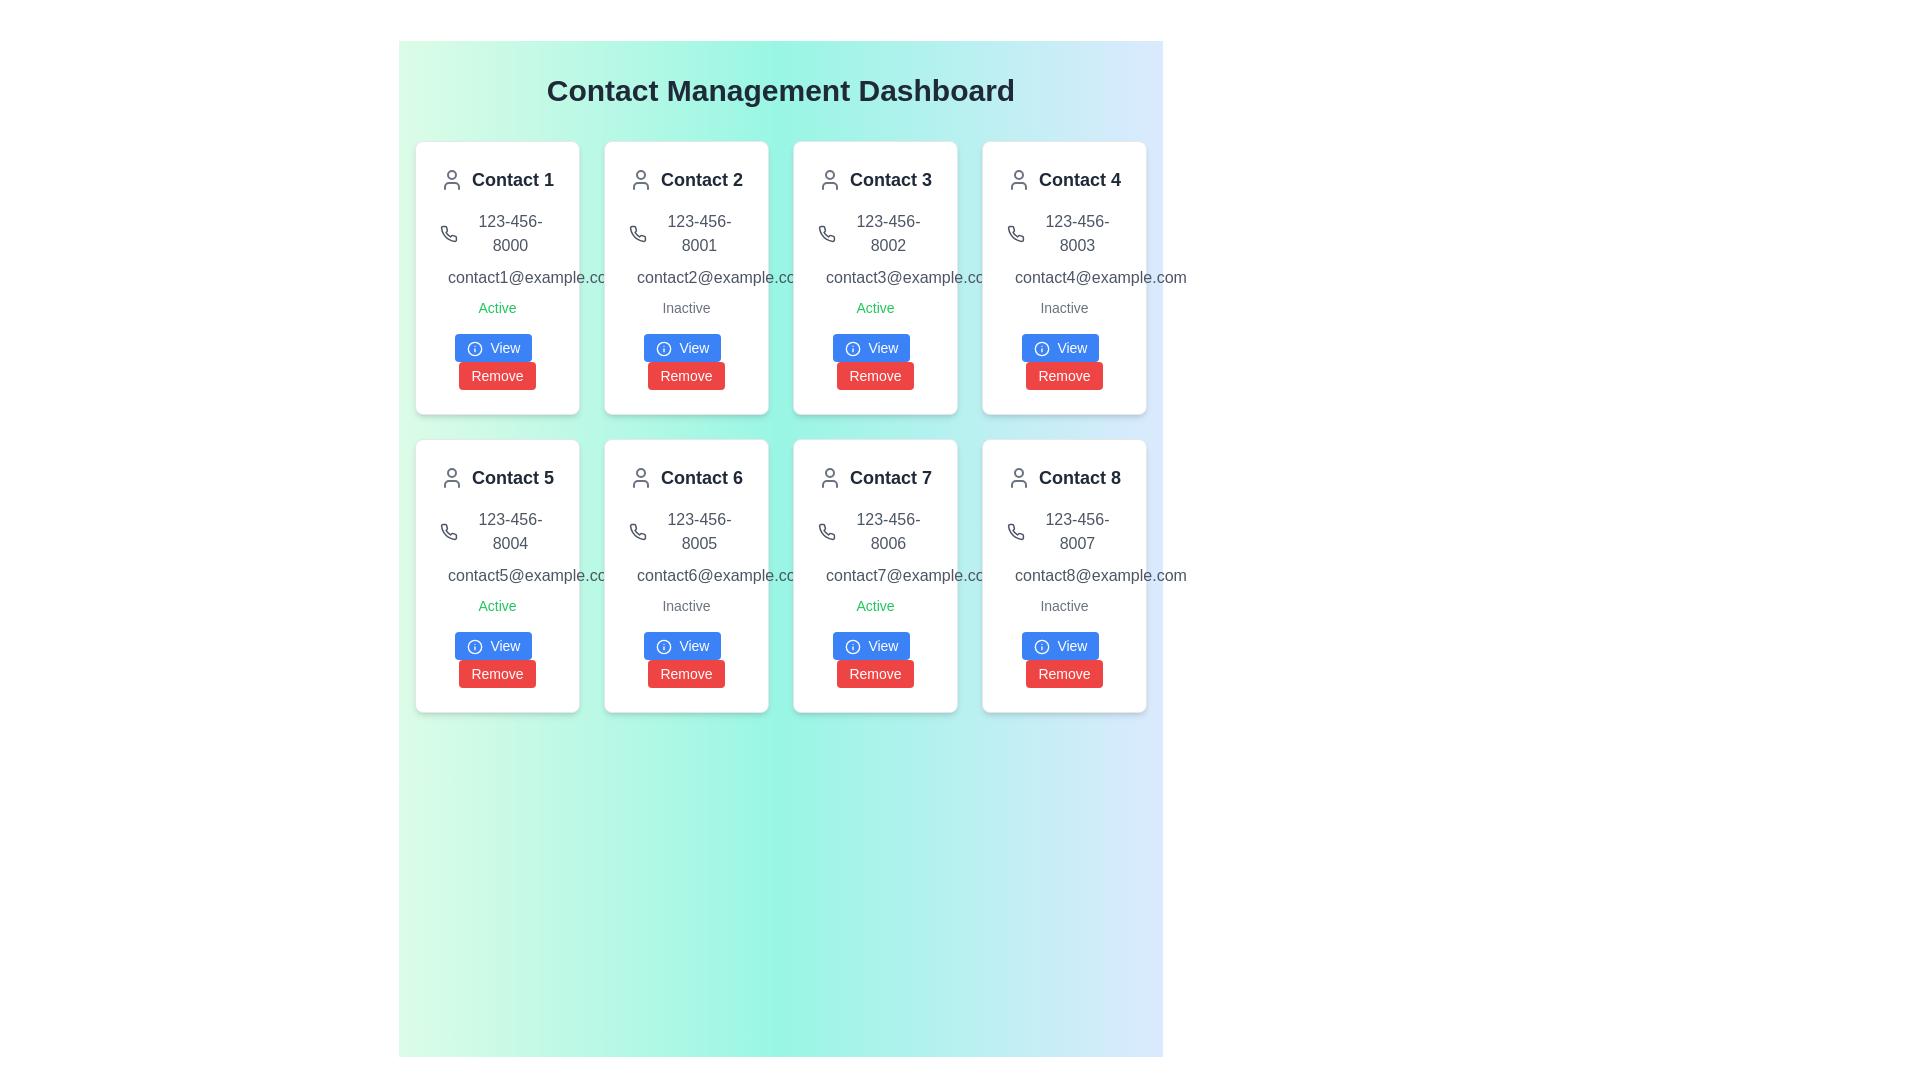  What do you see at coordinates (875, 233) in the screenshot?
I see `the phone number '123-456-8002' displayed in gray serifed font, which is located on the right side of the third contact card labeled 'Contact 3'` at bounding box center [875, 233].